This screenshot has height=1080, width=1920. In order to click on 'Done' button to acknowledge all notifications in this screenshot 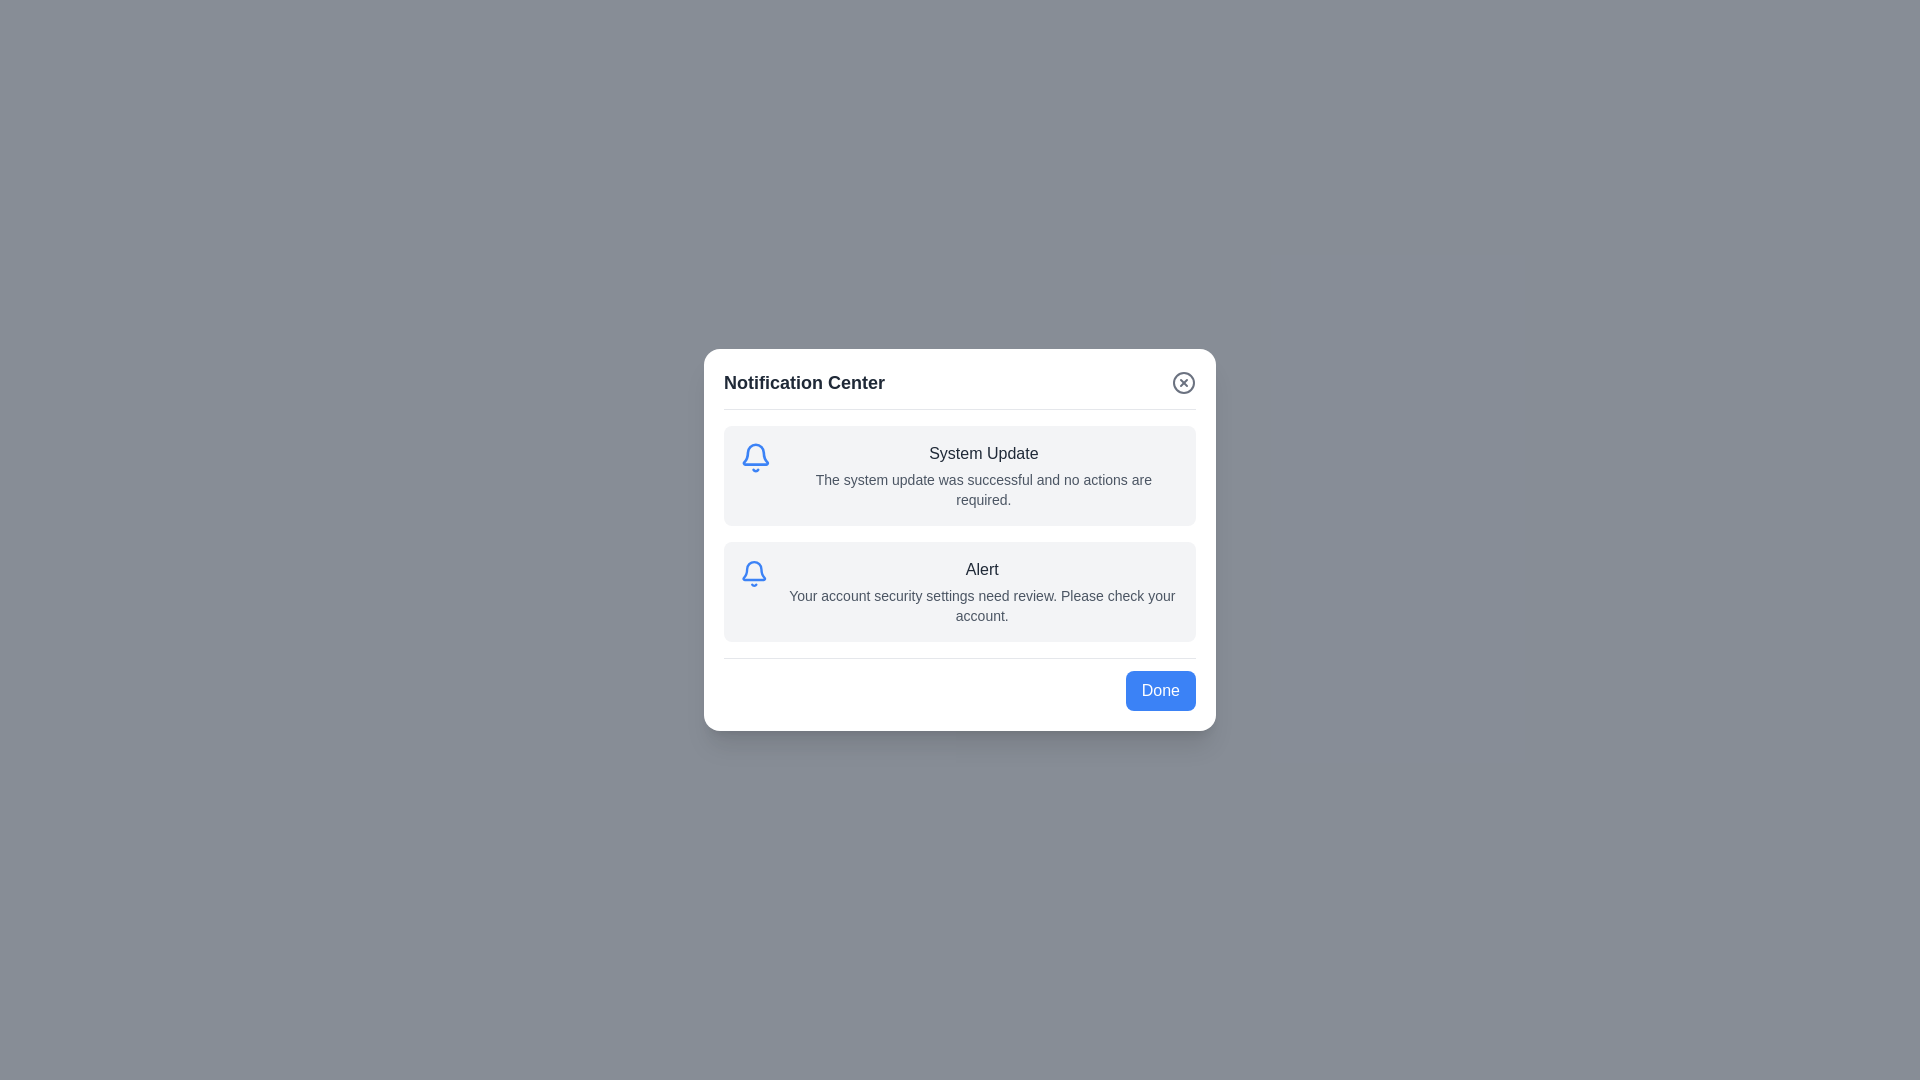, I will do `click(1160, 689)`.